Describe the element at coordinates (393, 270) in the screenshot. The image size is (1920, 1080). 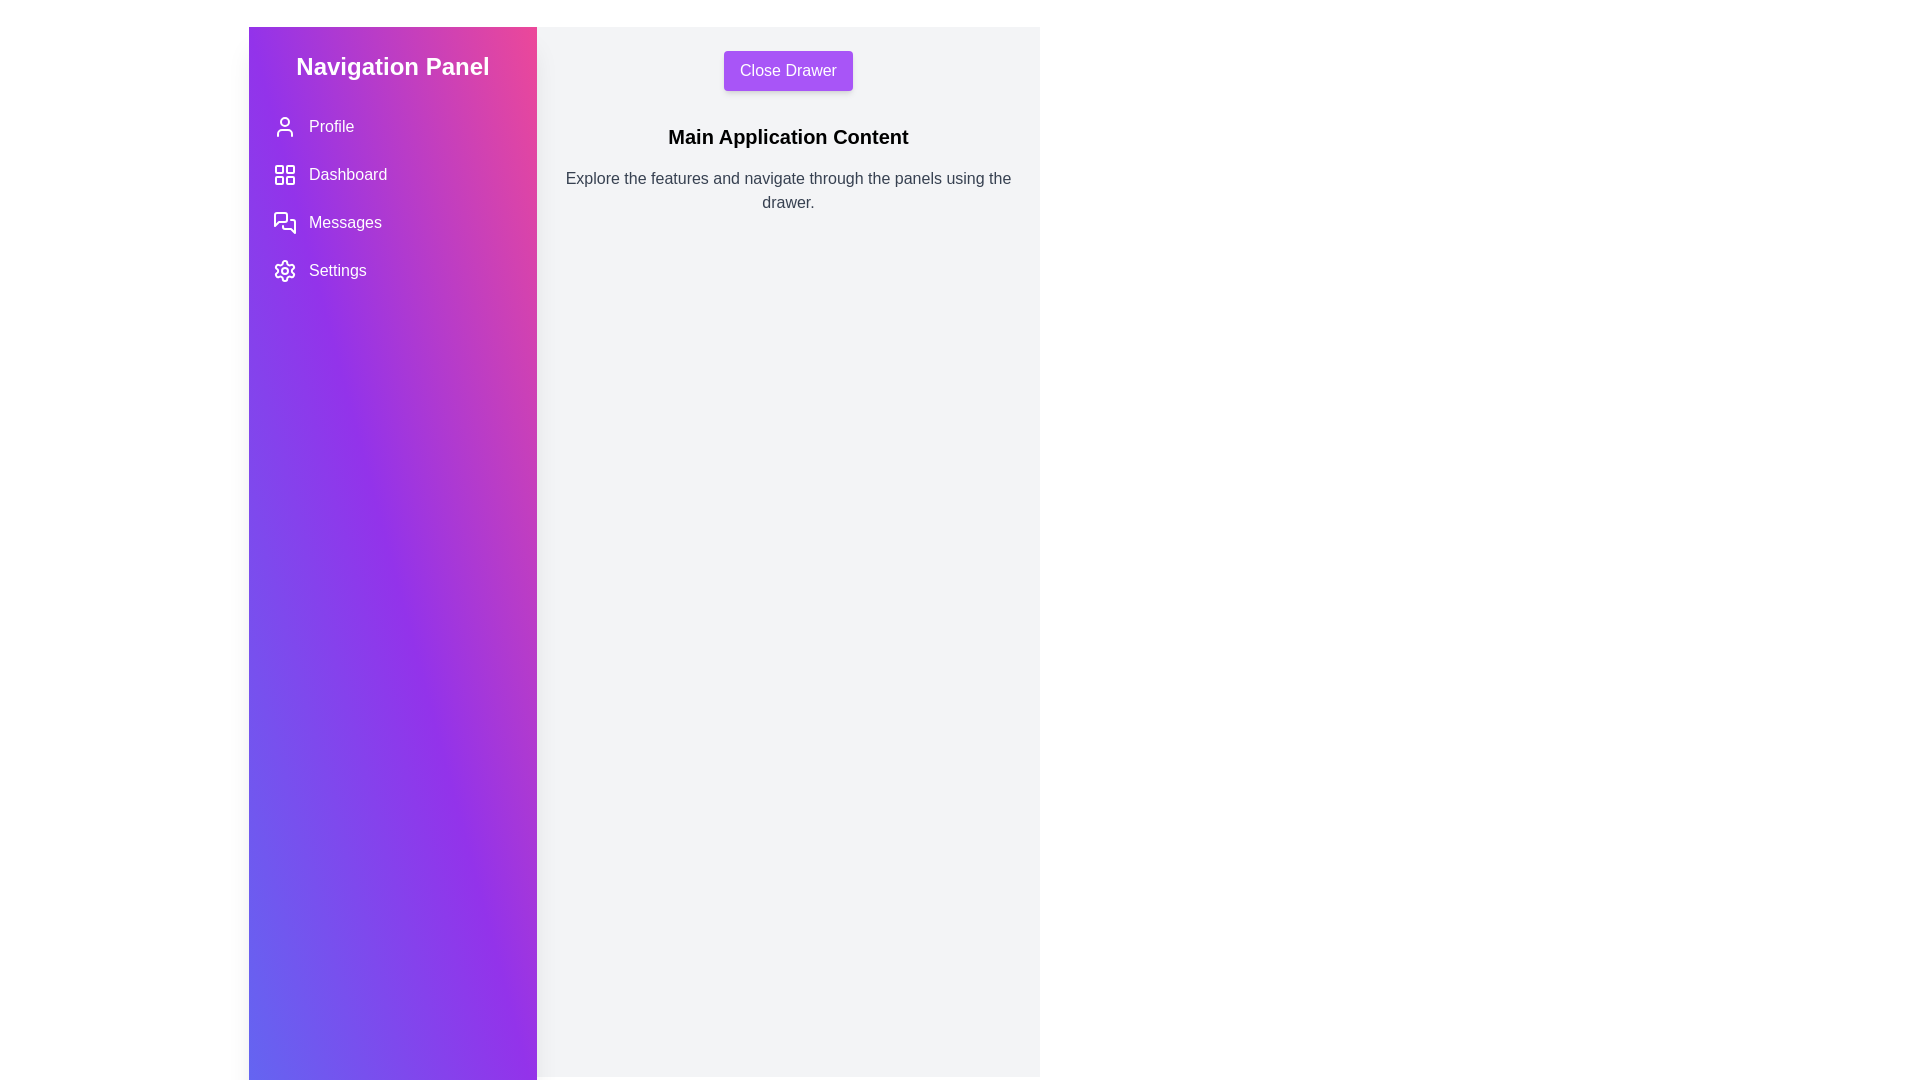
I see `the navigation button for Settings to navigate to the corresponding section` at that location.